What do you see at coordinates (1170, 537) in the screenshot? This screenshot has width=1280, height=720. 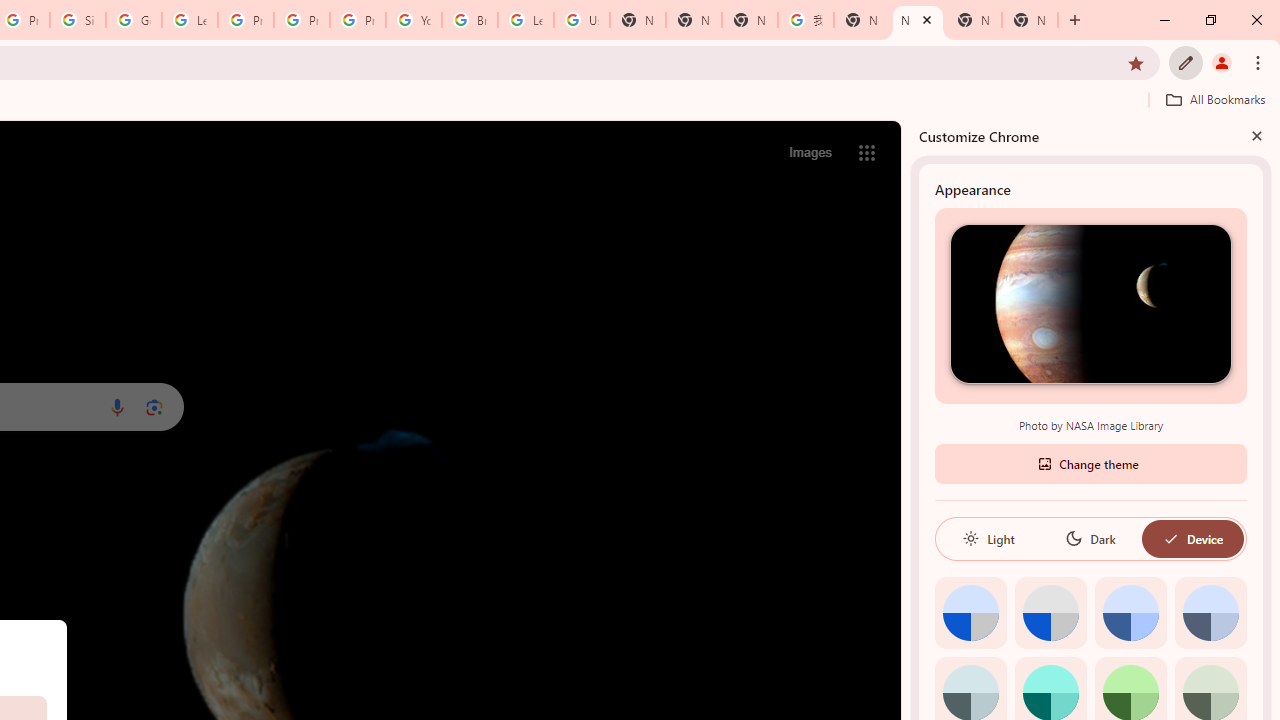 I see `'AutomationID: baseSvg'` at bounding box center [1170, 537].